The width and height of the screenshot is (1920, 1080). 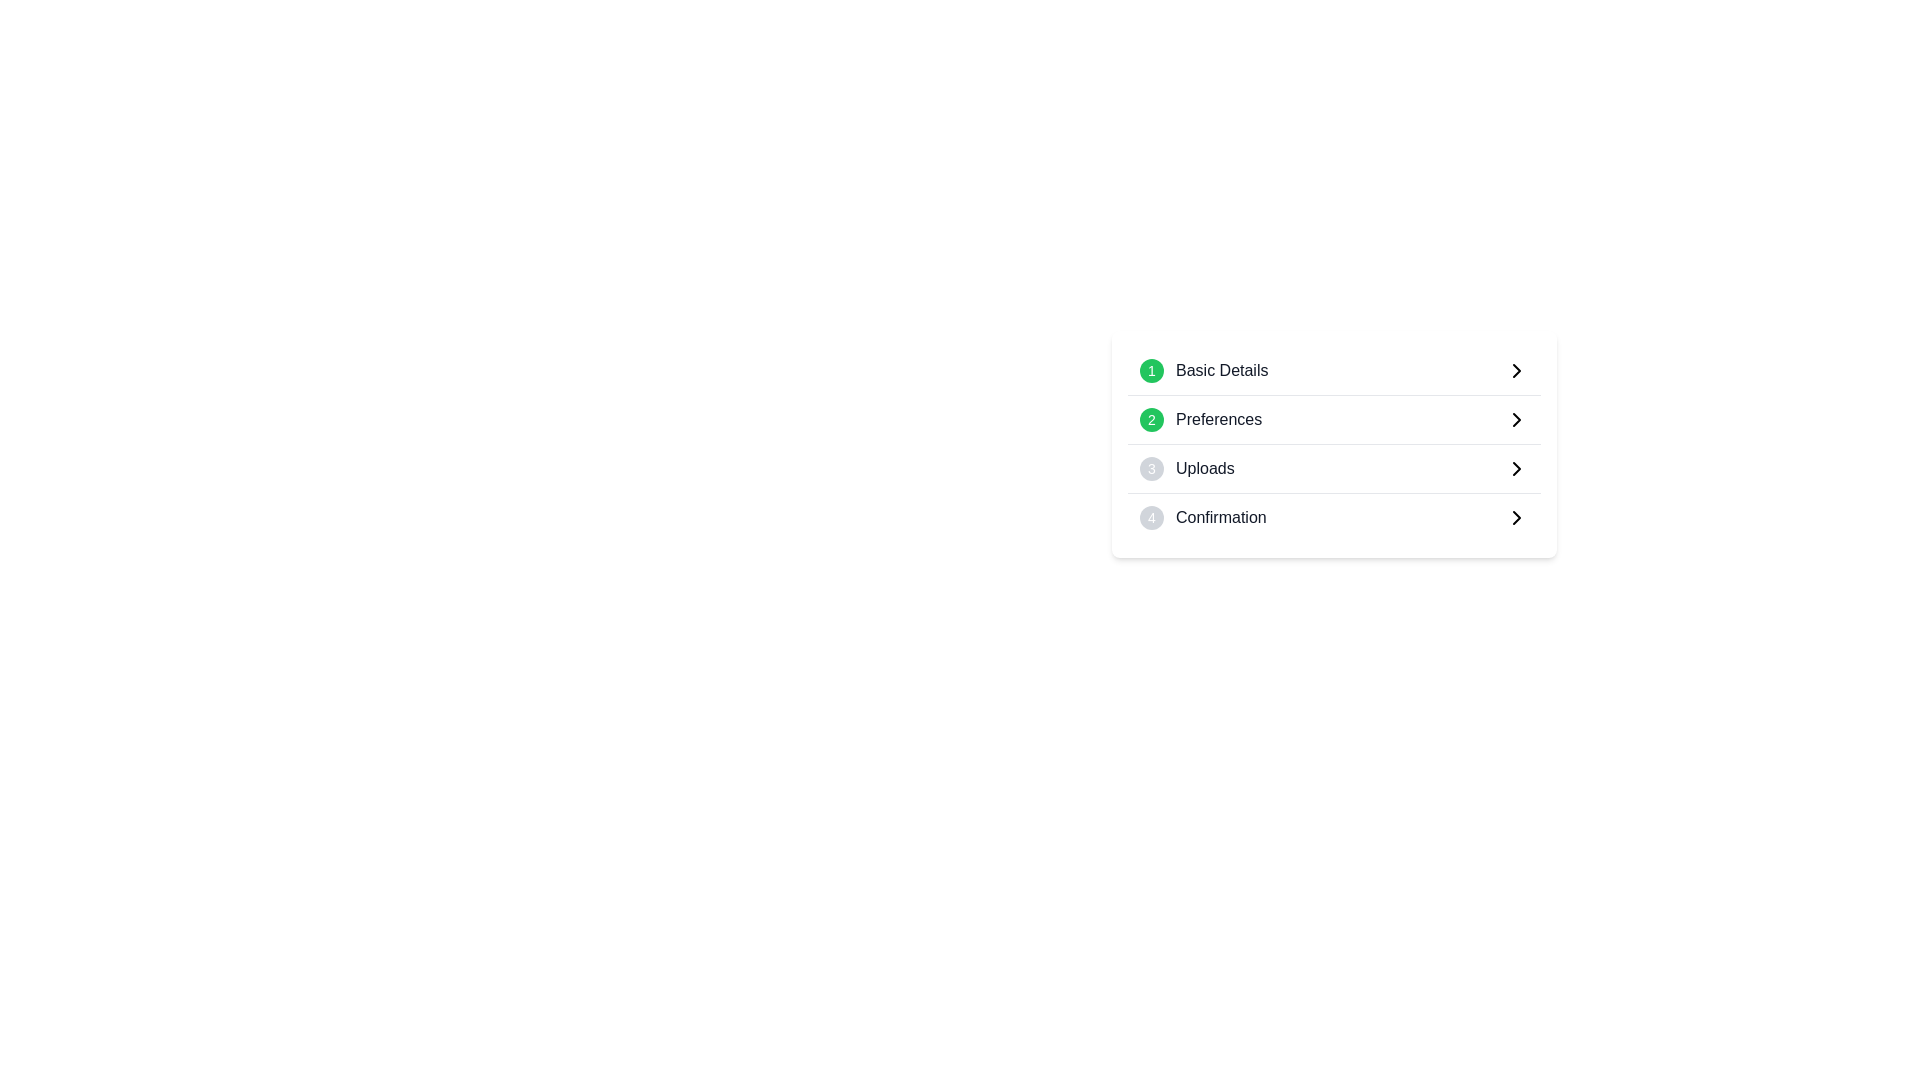 I want to click on on the 'Basic Details' section identifier, which features a green circular badge with the number '1' on the left and bold dark gray text on the right, so click(x=1203, y=370).